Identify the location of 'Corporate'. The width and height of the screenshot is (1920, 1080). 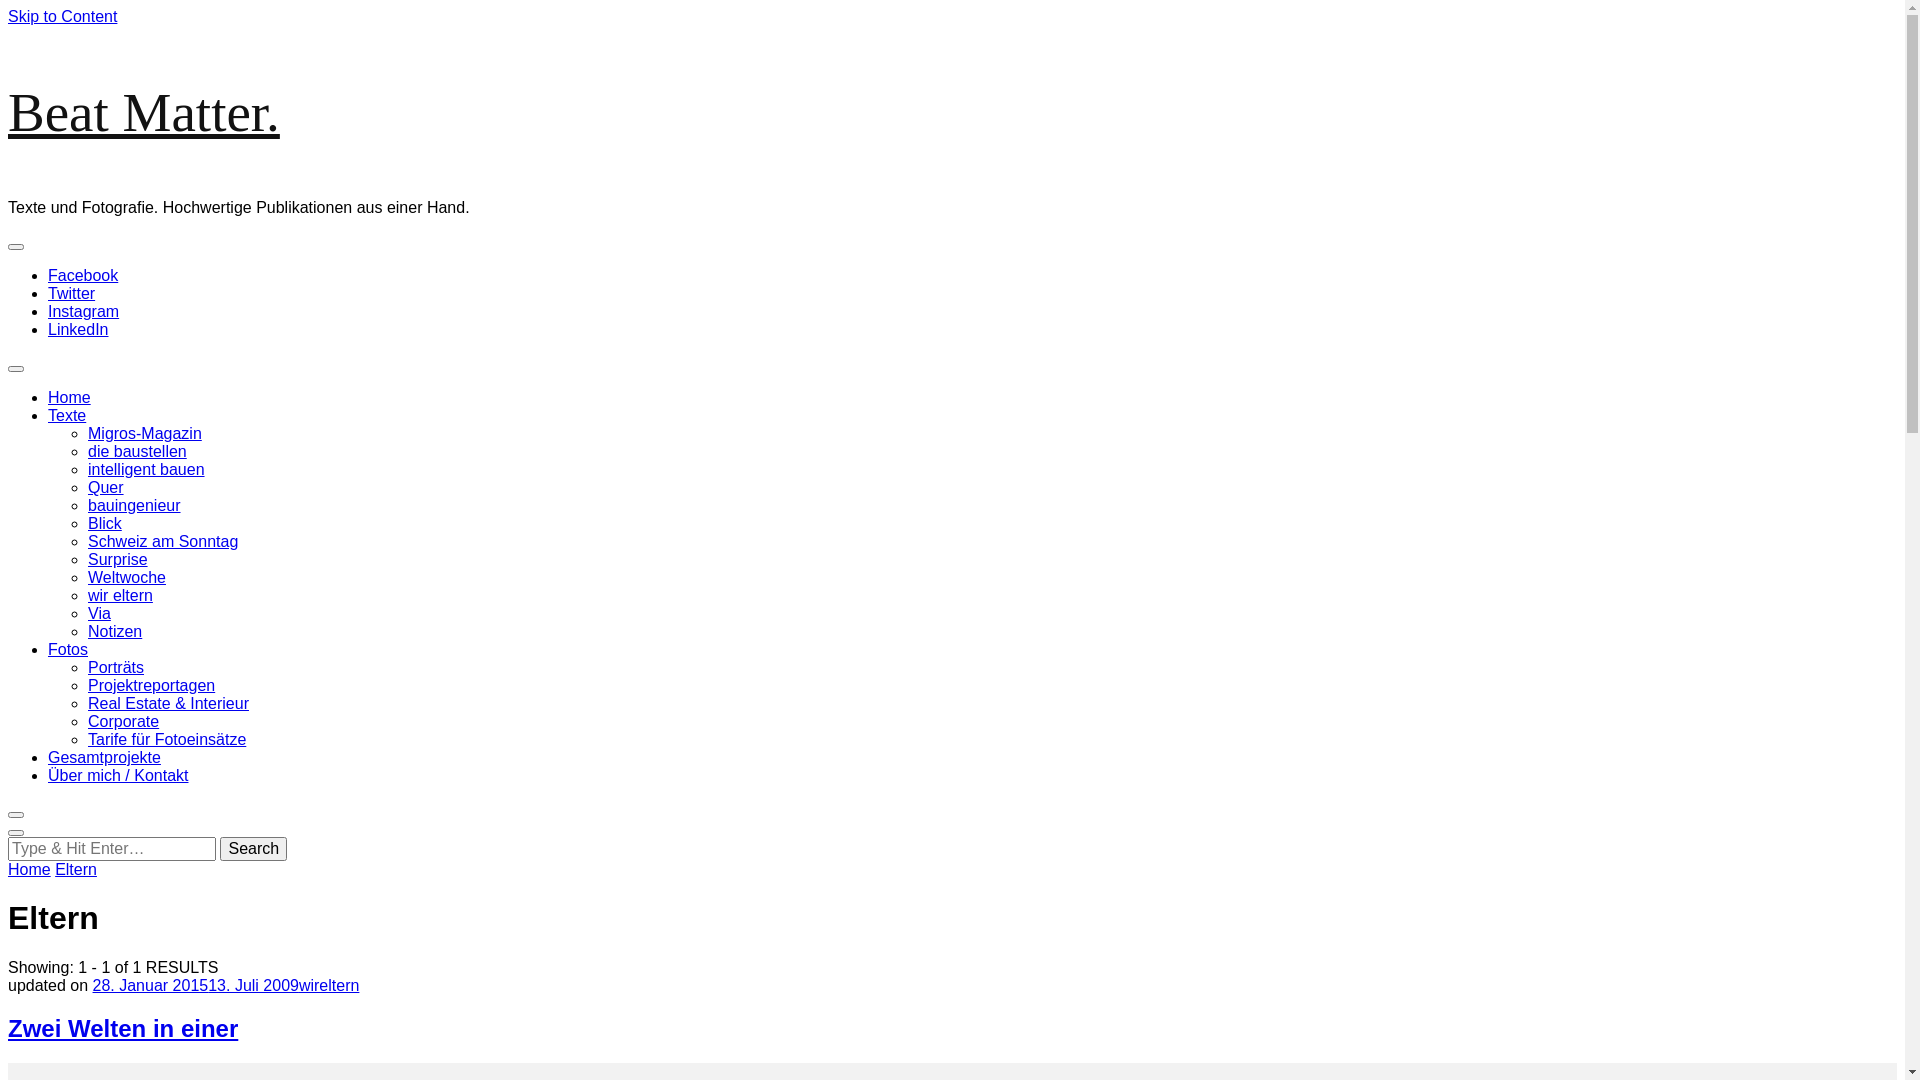
(122, 721).